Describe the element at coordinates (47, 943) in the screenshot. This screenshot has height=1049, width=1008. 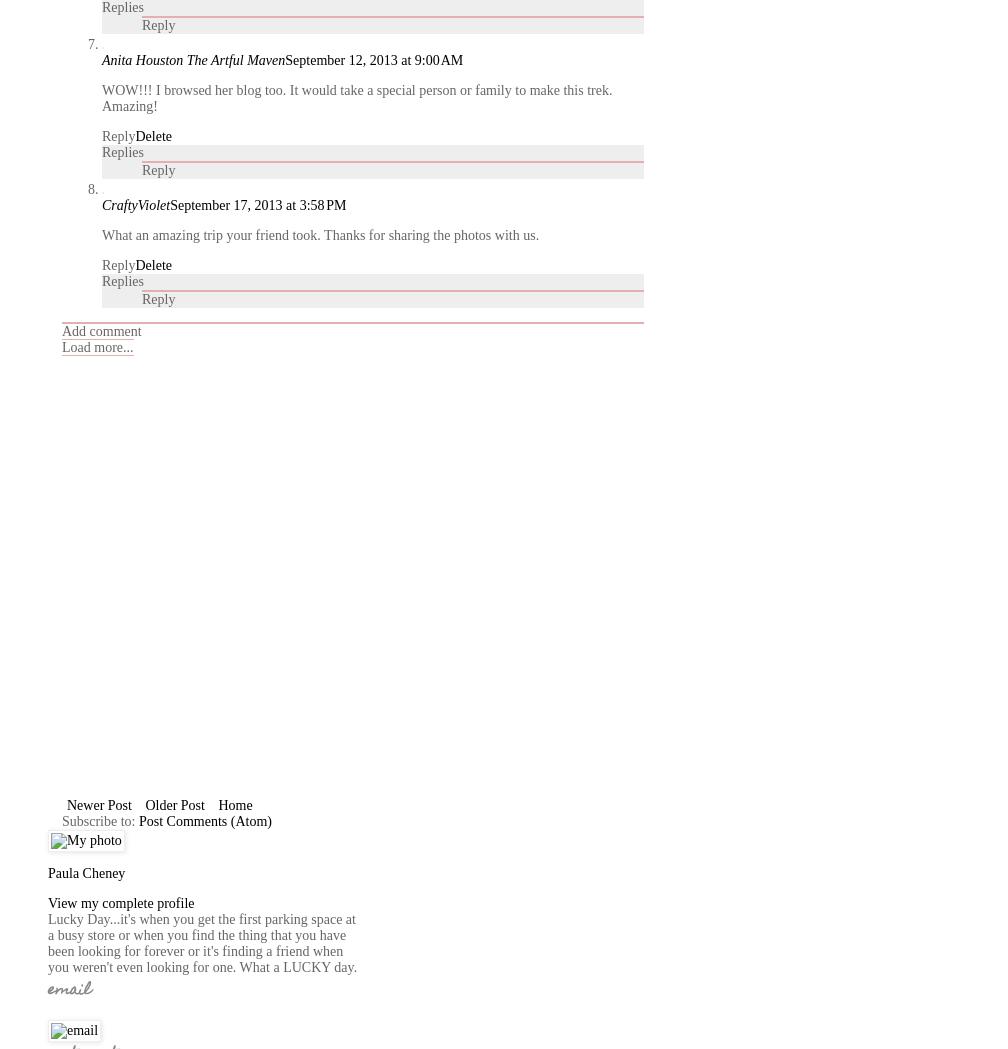
I see `'Lucky Day...it's when you get the first parking space at a busy store or when you find the thing that you have been looking for forever or it's finding a friend when you weren't even looking for one. What a LUCKY day.'` at that location.